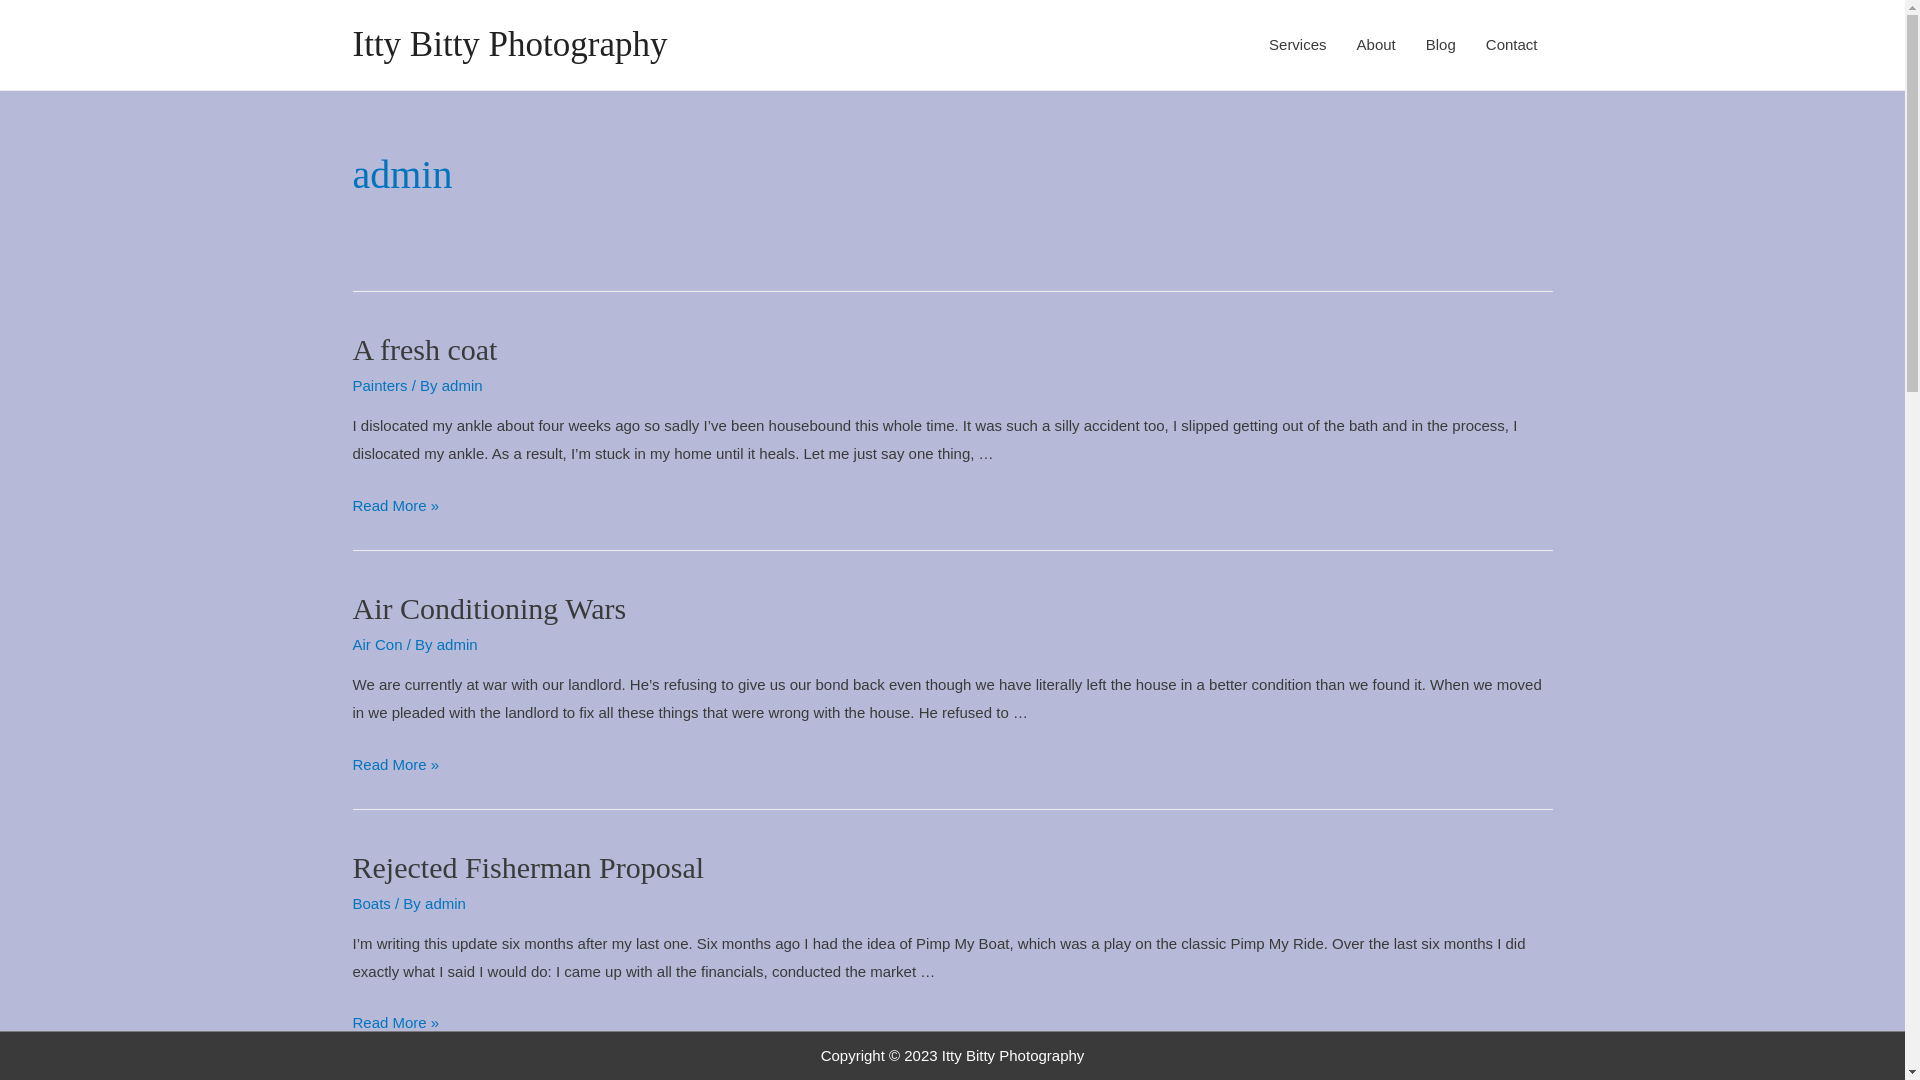 This screenshot has height=1080, width=1920. I want to click on 'admin', so click(440, 385).